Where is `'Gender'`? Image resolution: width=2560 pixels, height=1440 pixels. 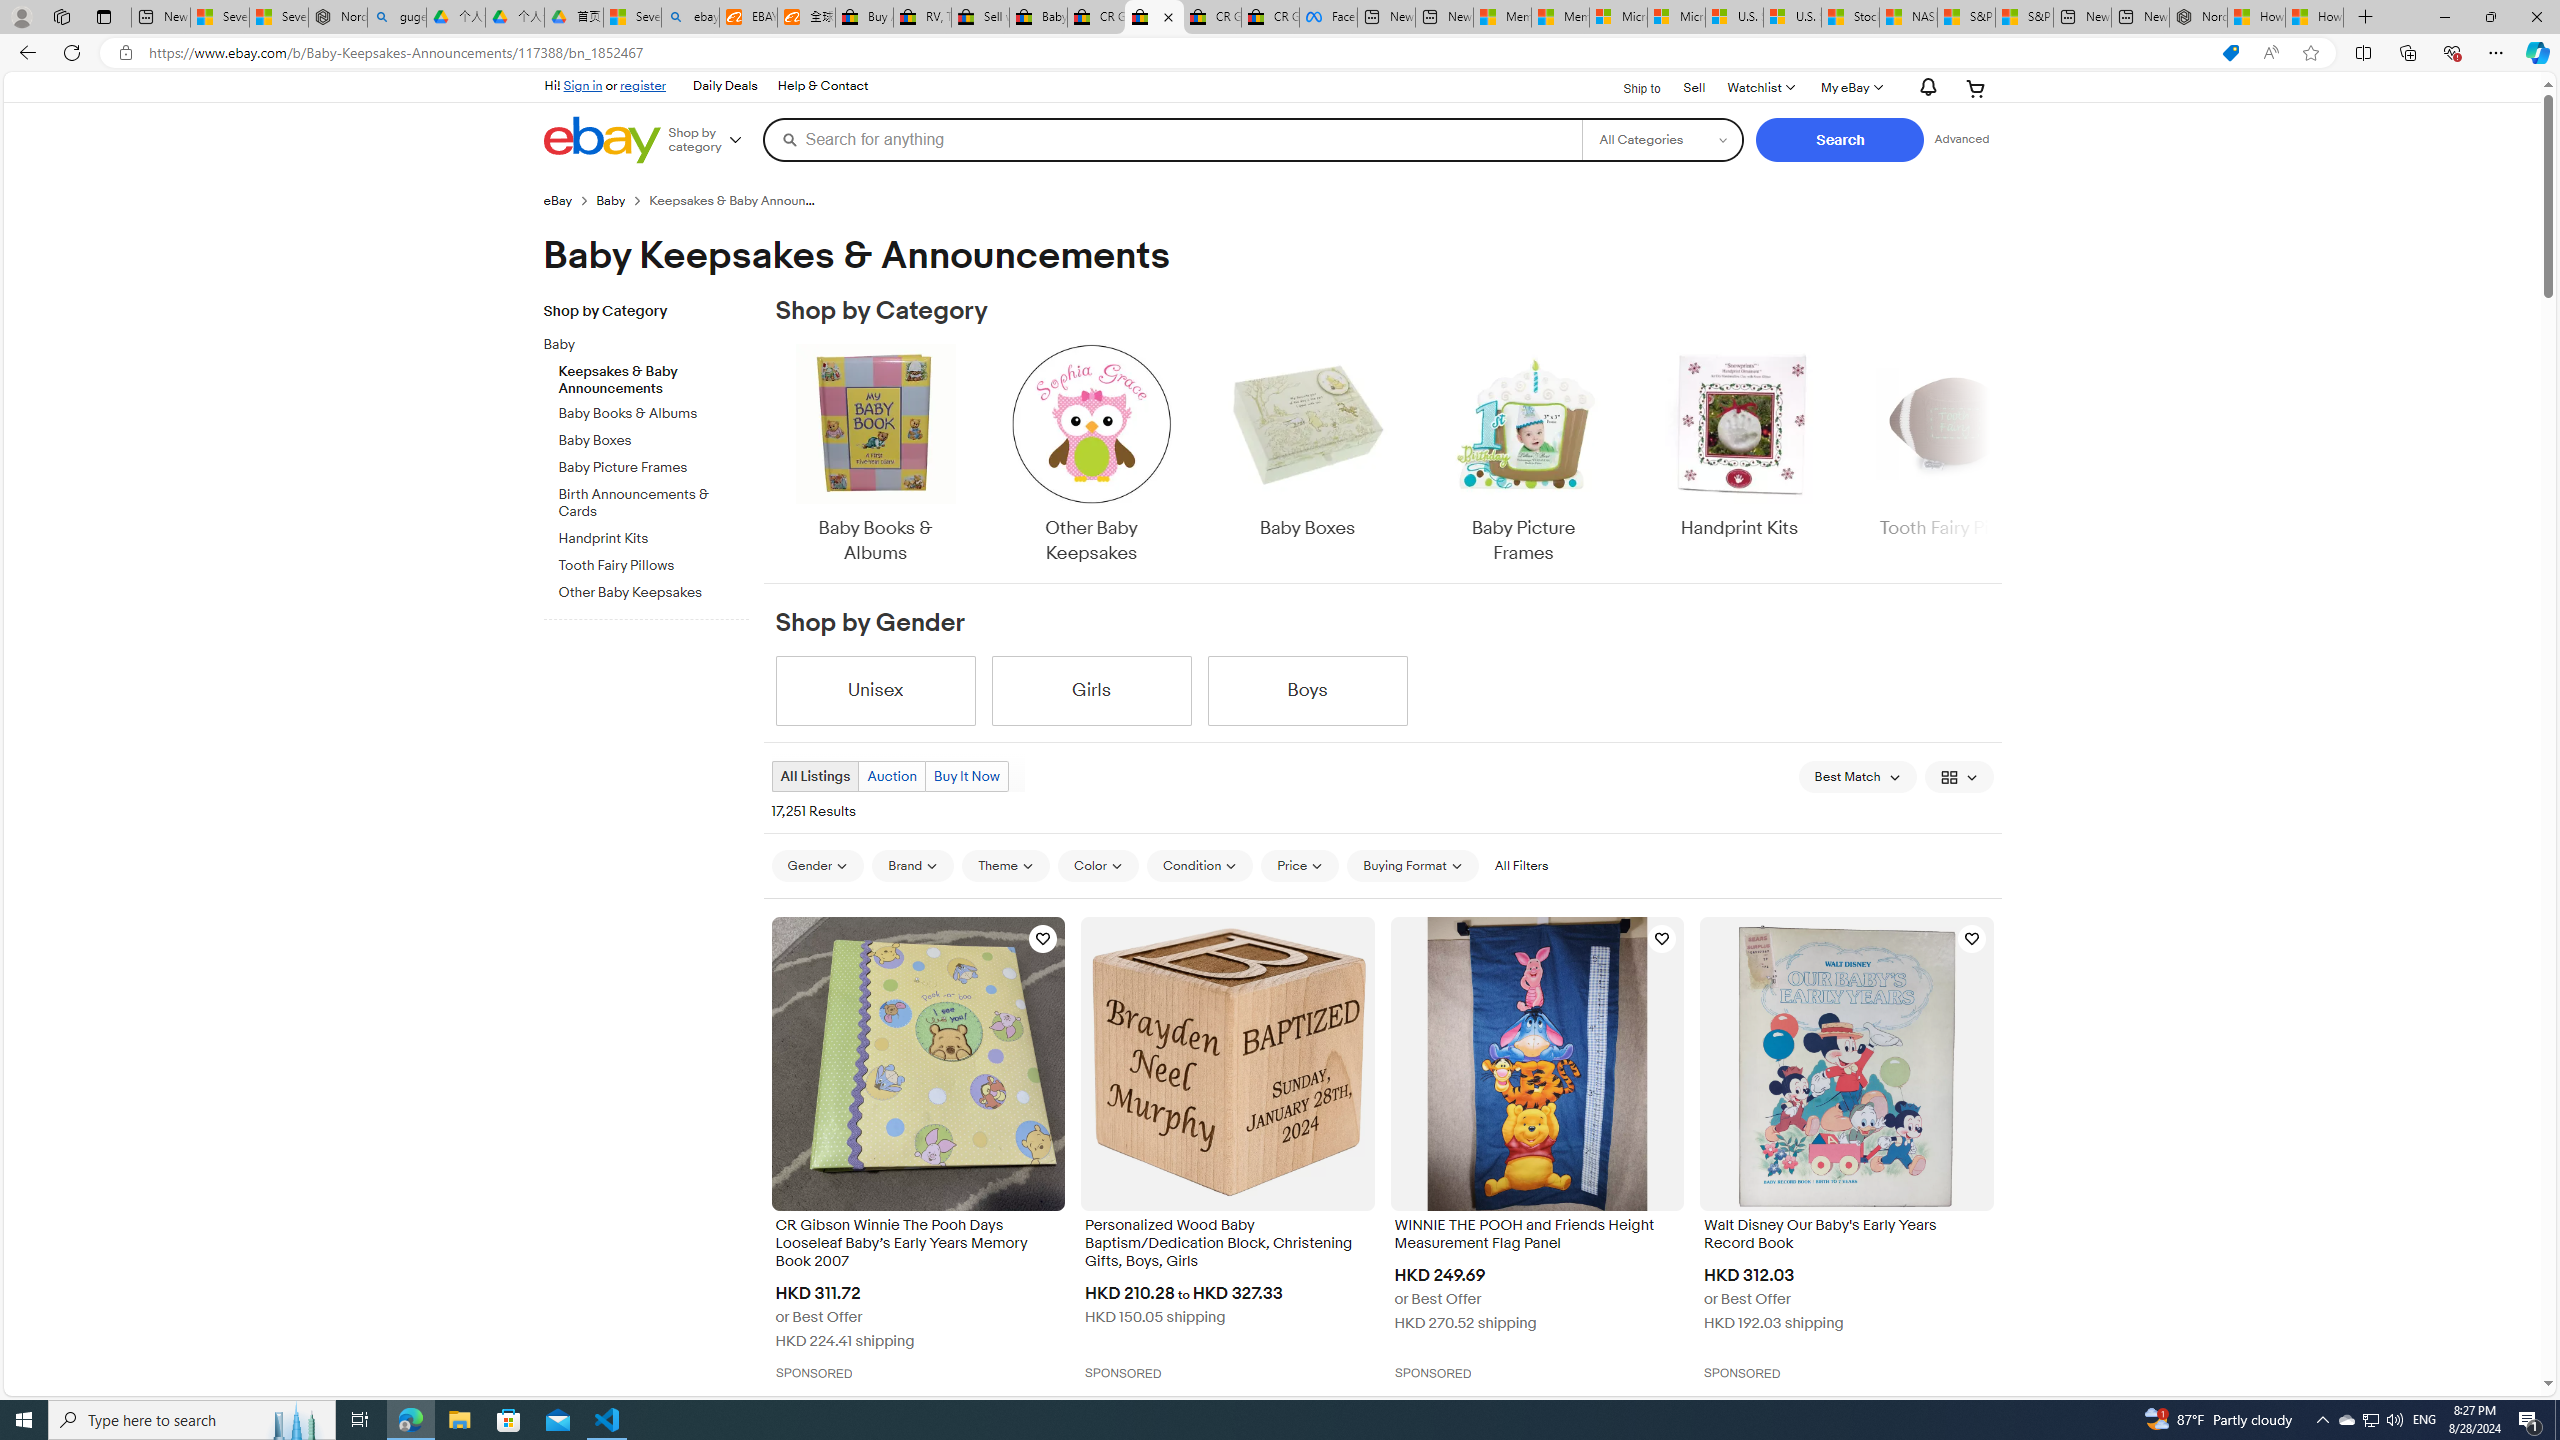
'Gender' is located at coordinates (816, 865).